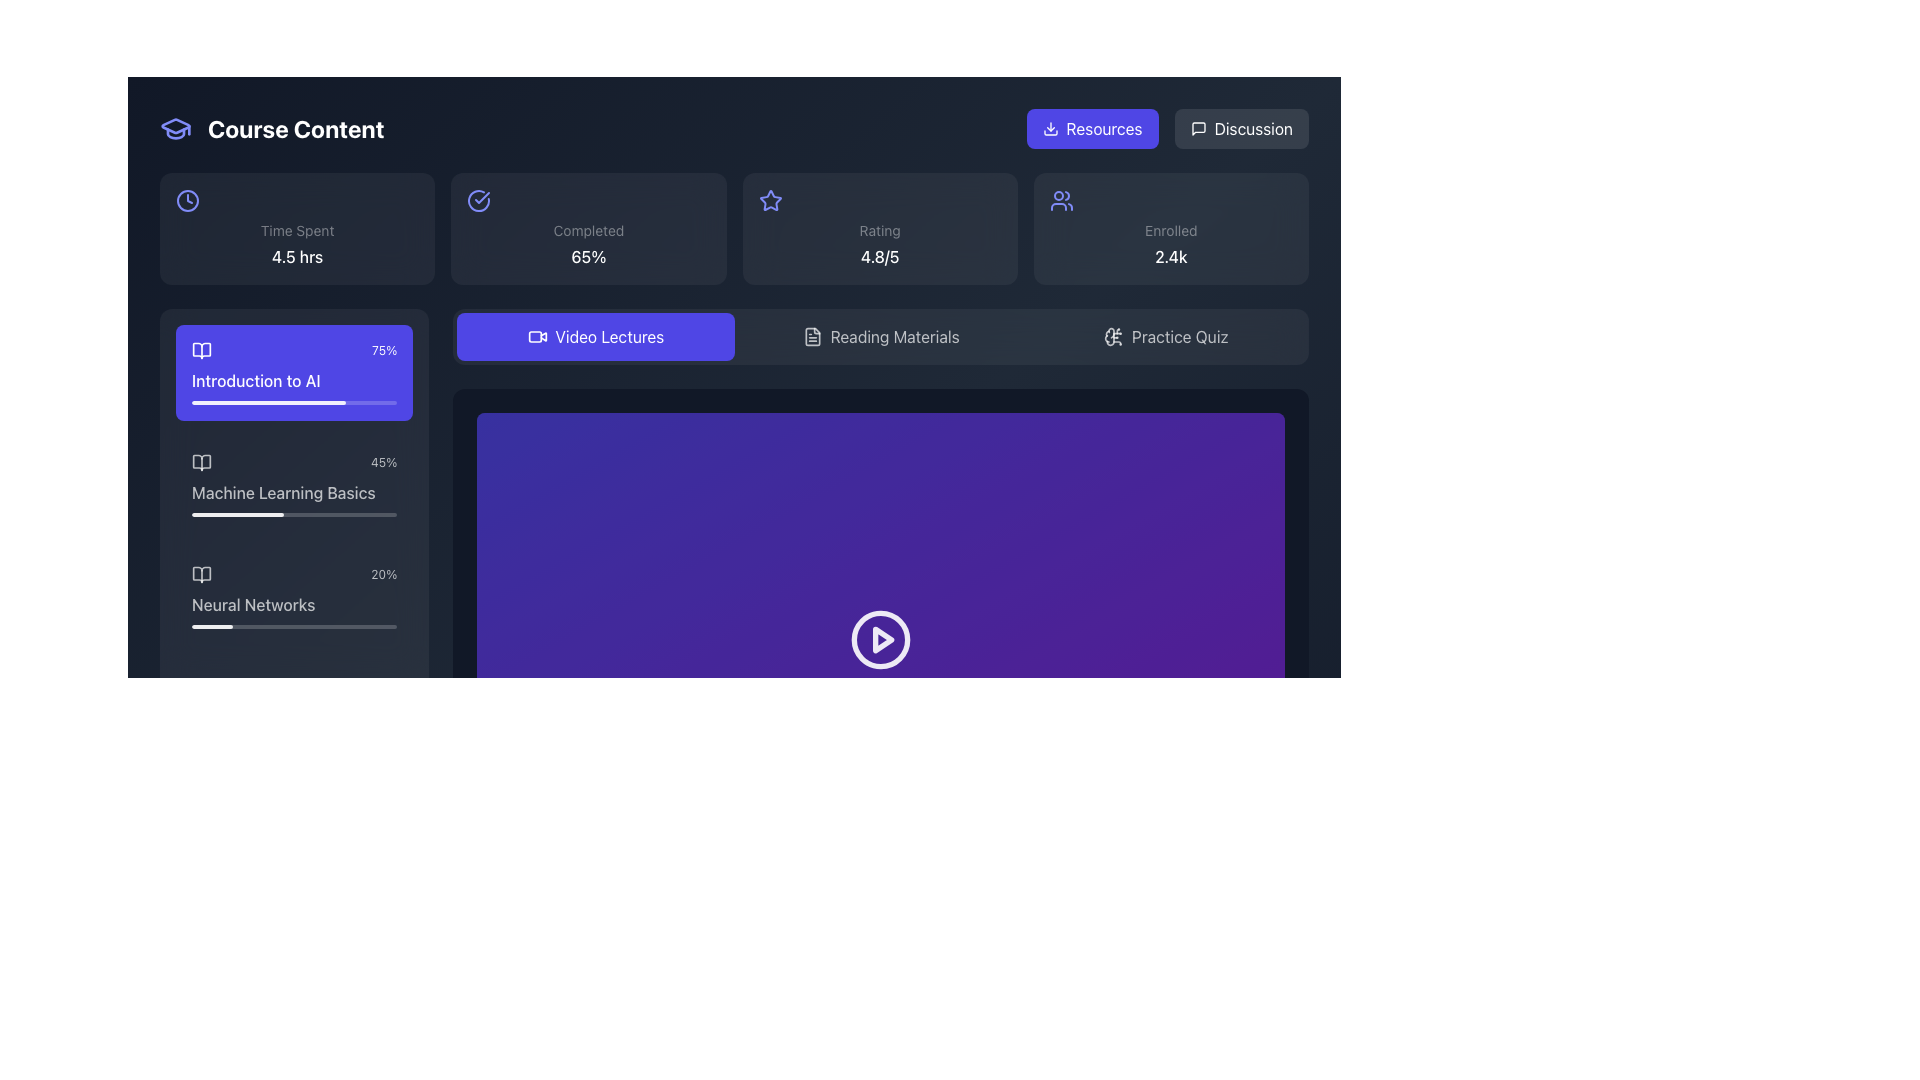 The width and height of the screenshot is (1920, 1080). What do you see at coordinates (769, 200) in the screenshot?
I see `the rating icon located to the left of the text 'Rating: 4.8/5' in the header panel to provide user feedback` at bounding box center [769, 200].